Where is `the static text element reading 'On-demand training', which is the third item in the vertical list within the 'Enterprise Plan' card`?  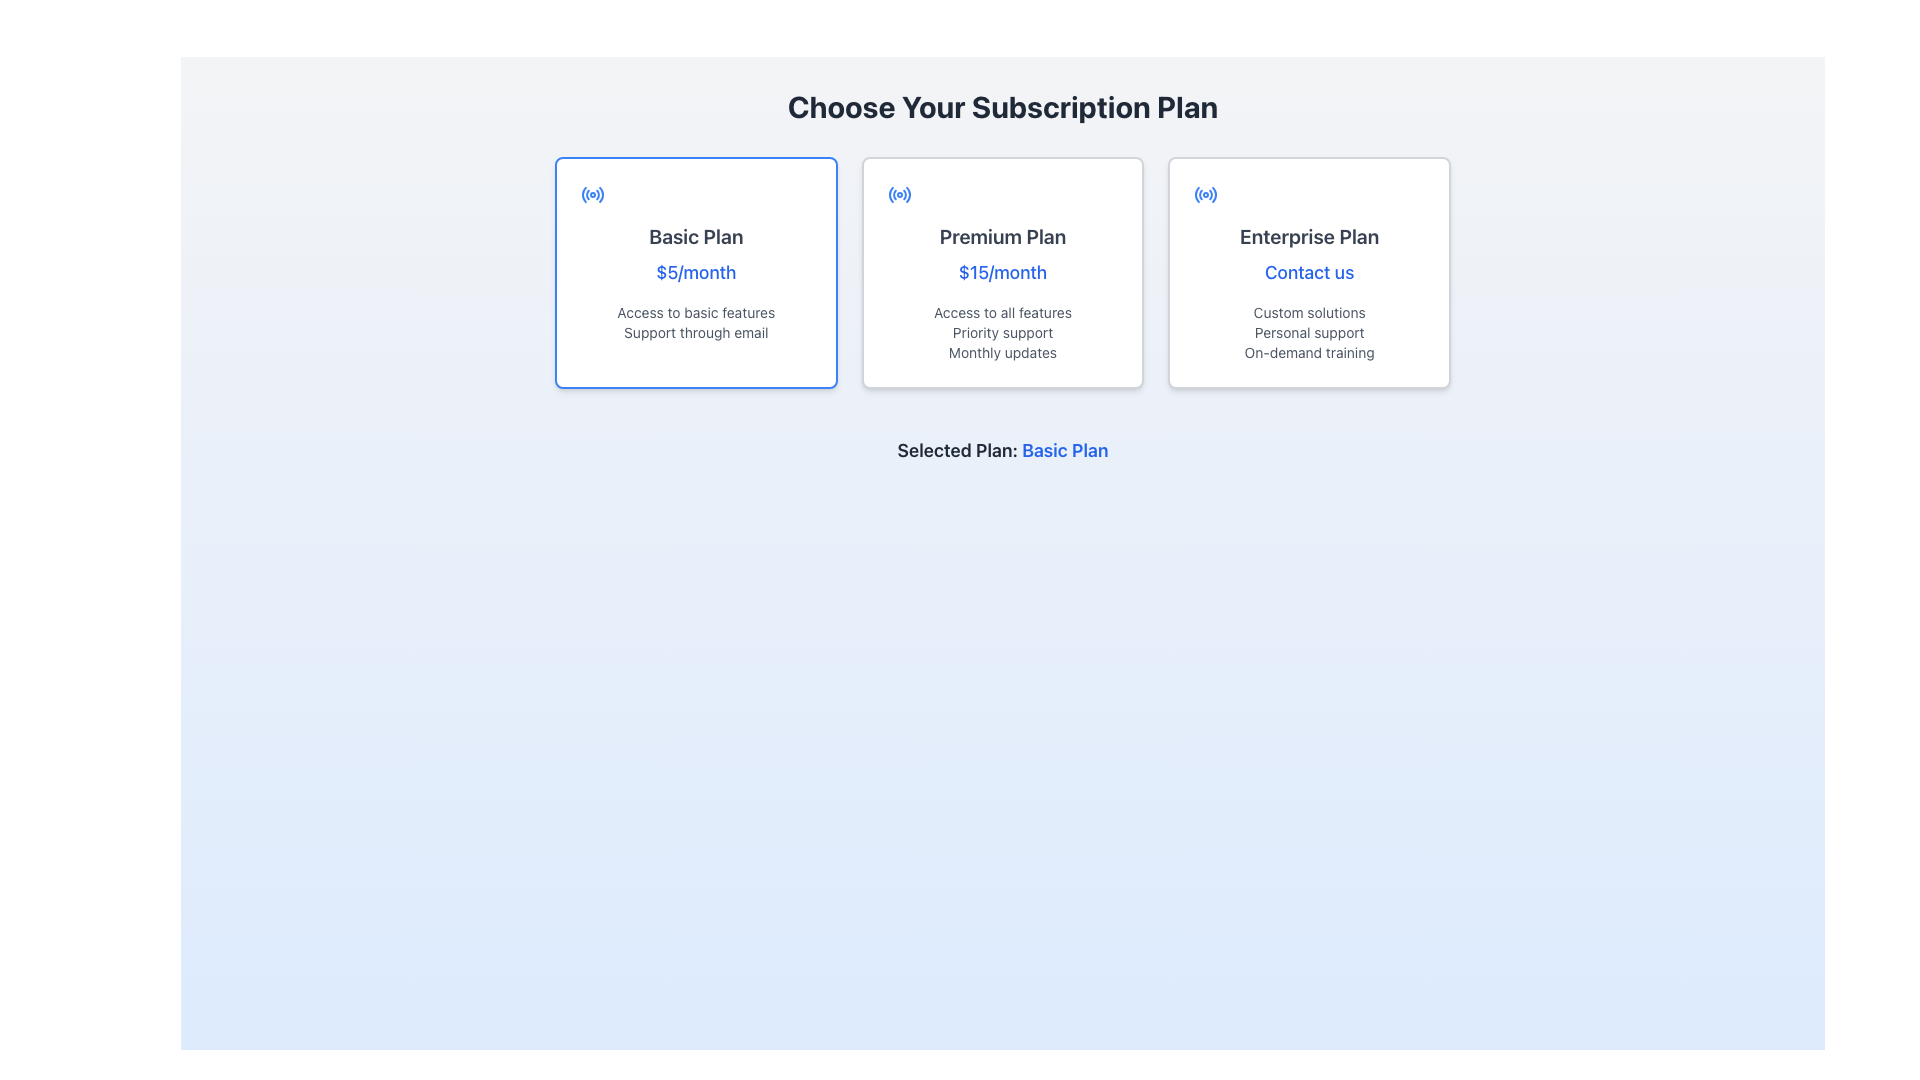
the static text element reading 'On-demand training', which is the third item in the vertical list within the 'Enterprise Plan' card is located at coordinates (1309, 352).